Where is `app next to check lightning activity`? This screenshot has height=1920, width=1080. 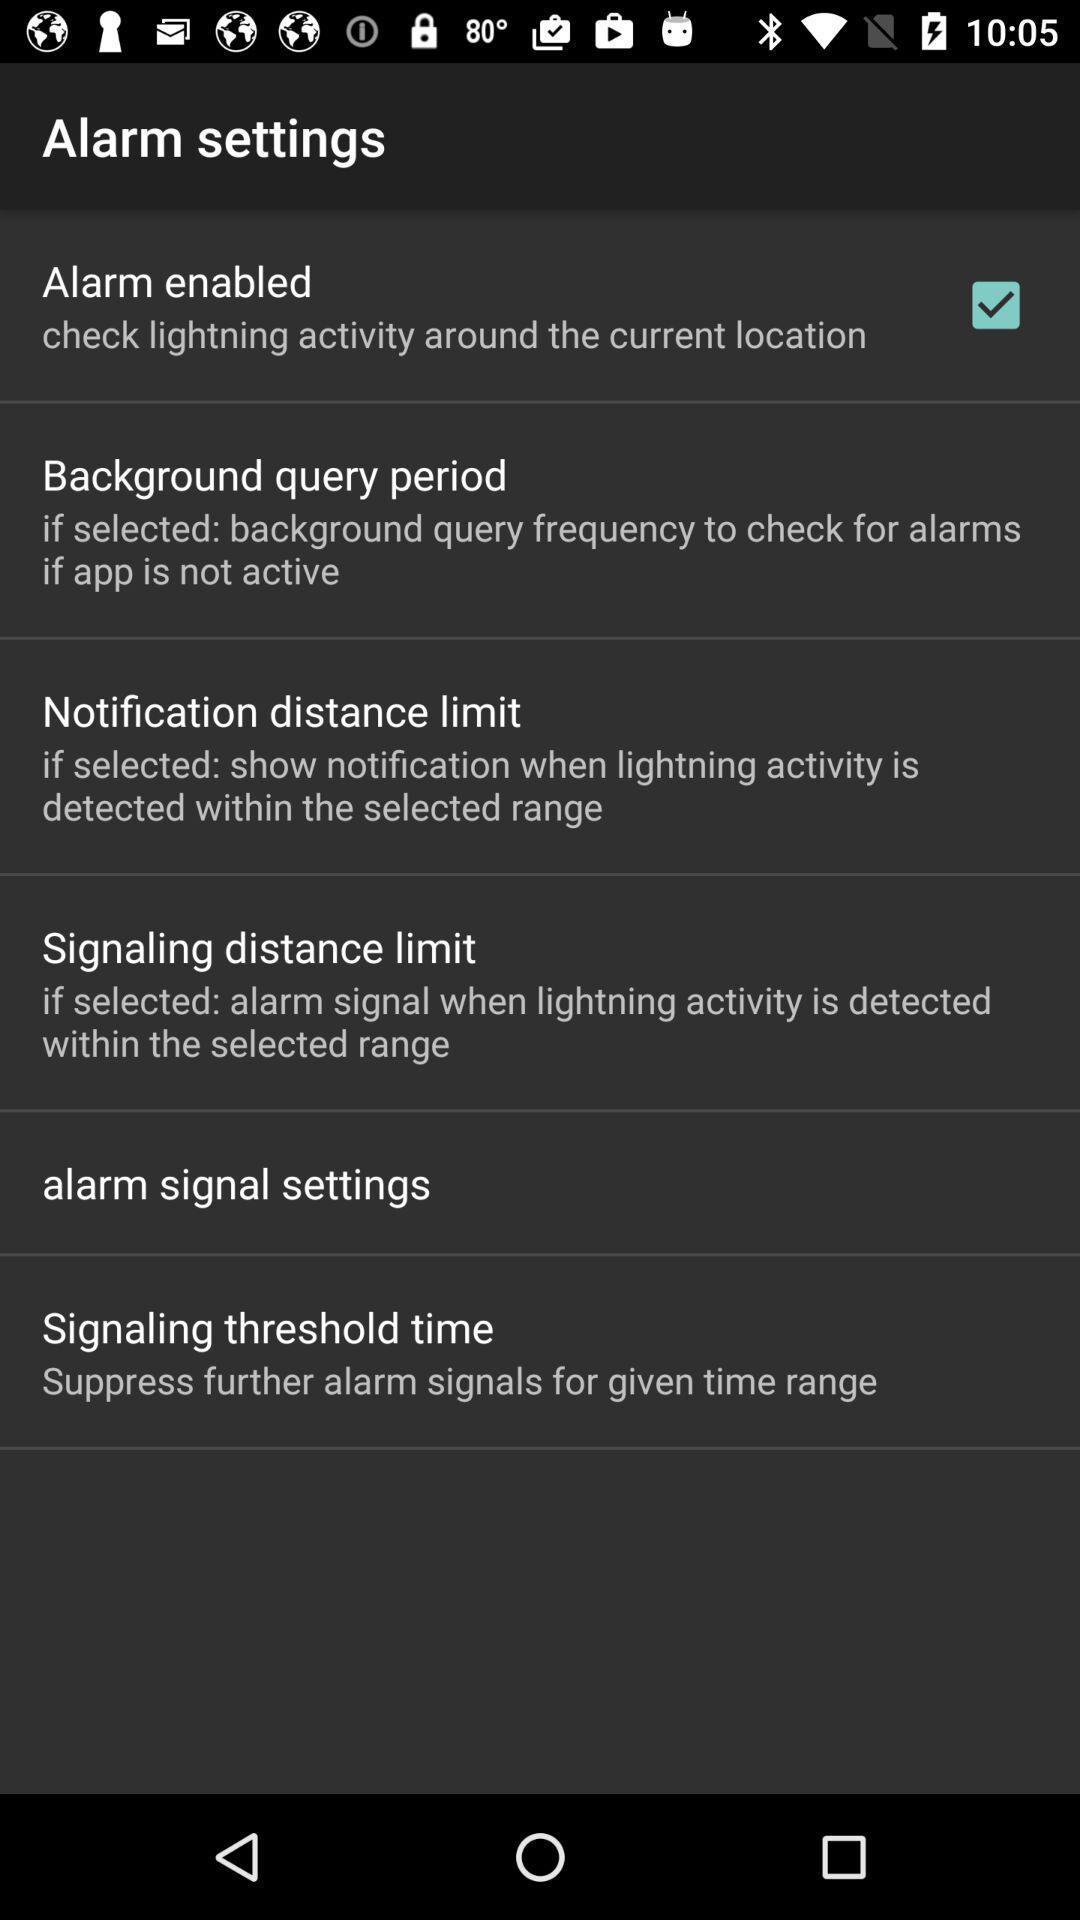
app next to check lightning activity is located at coordinates (995, 304).